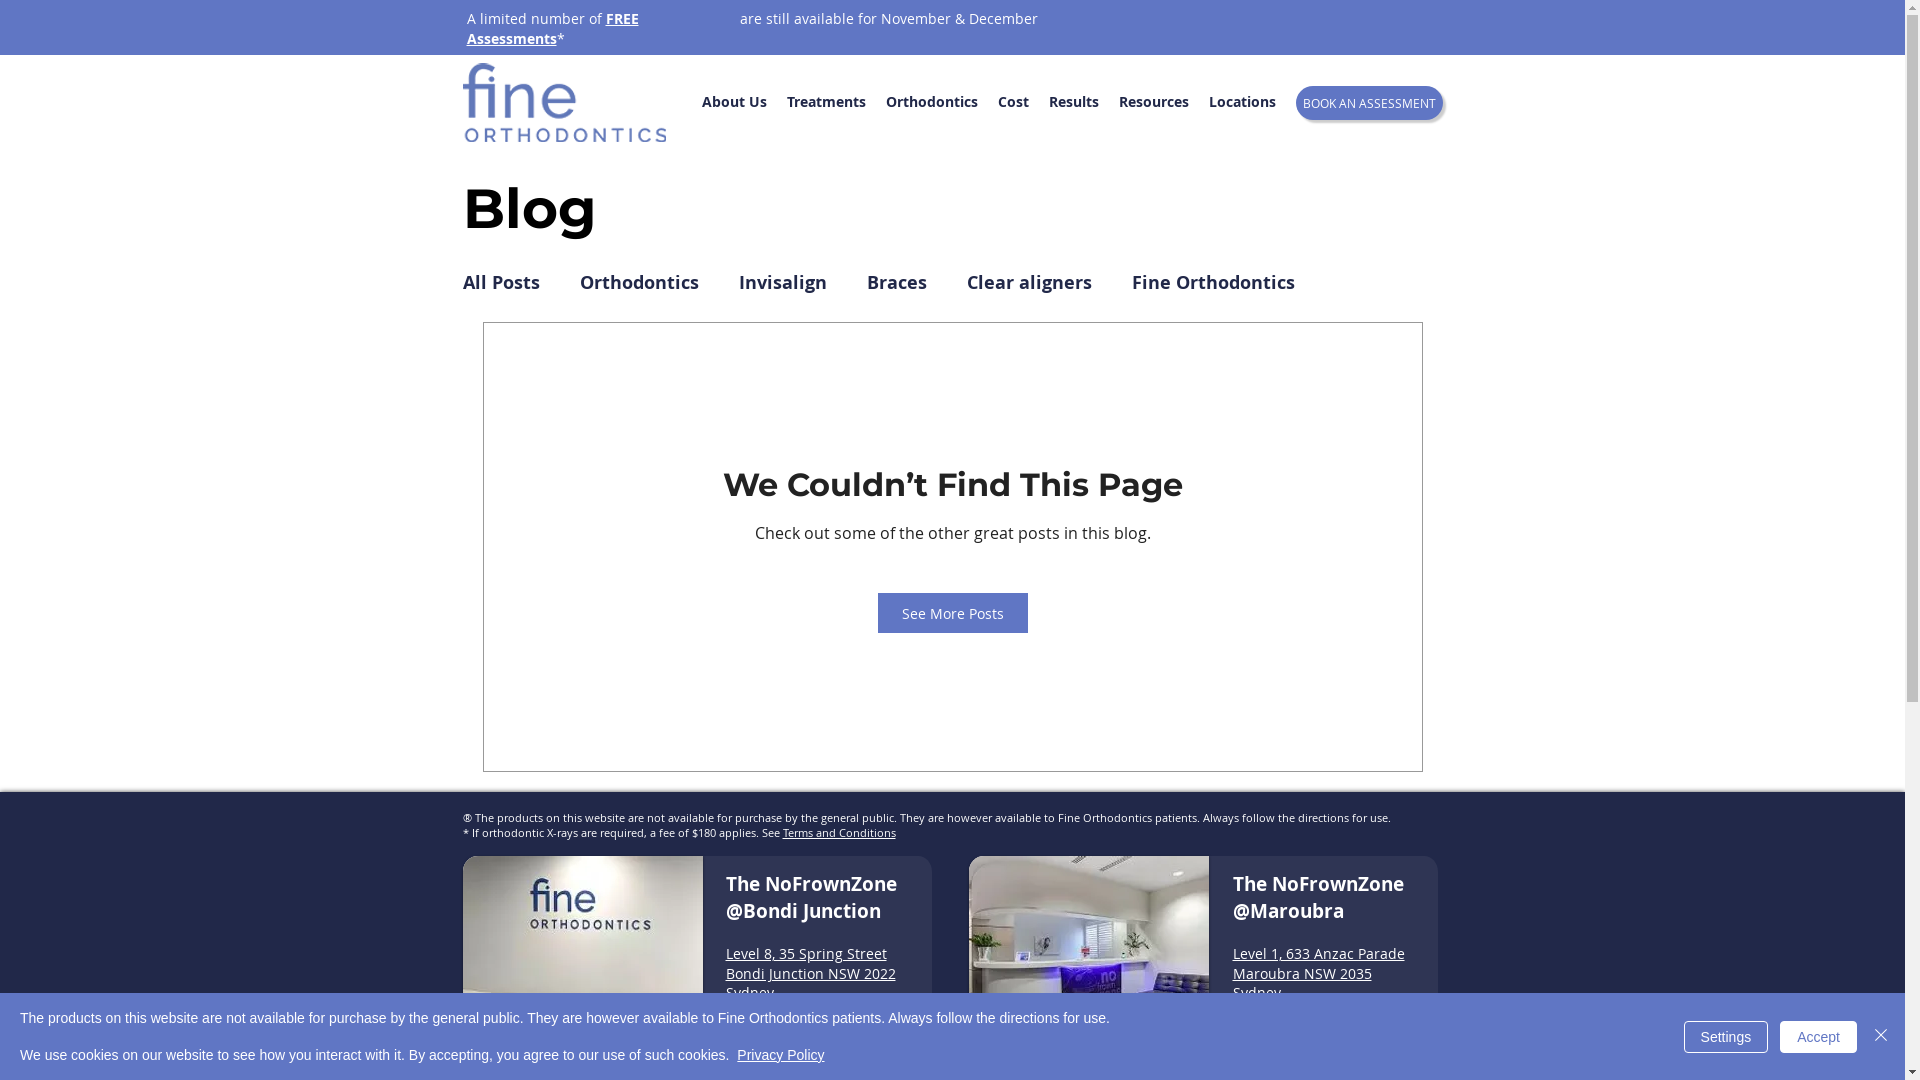 Image resolution: width=1920 pixels, height=1080 pixels. What do you see at coordinates (1240, 102) in the screenshot?
I see `'Locations'` at bounding box center [1240, 102].